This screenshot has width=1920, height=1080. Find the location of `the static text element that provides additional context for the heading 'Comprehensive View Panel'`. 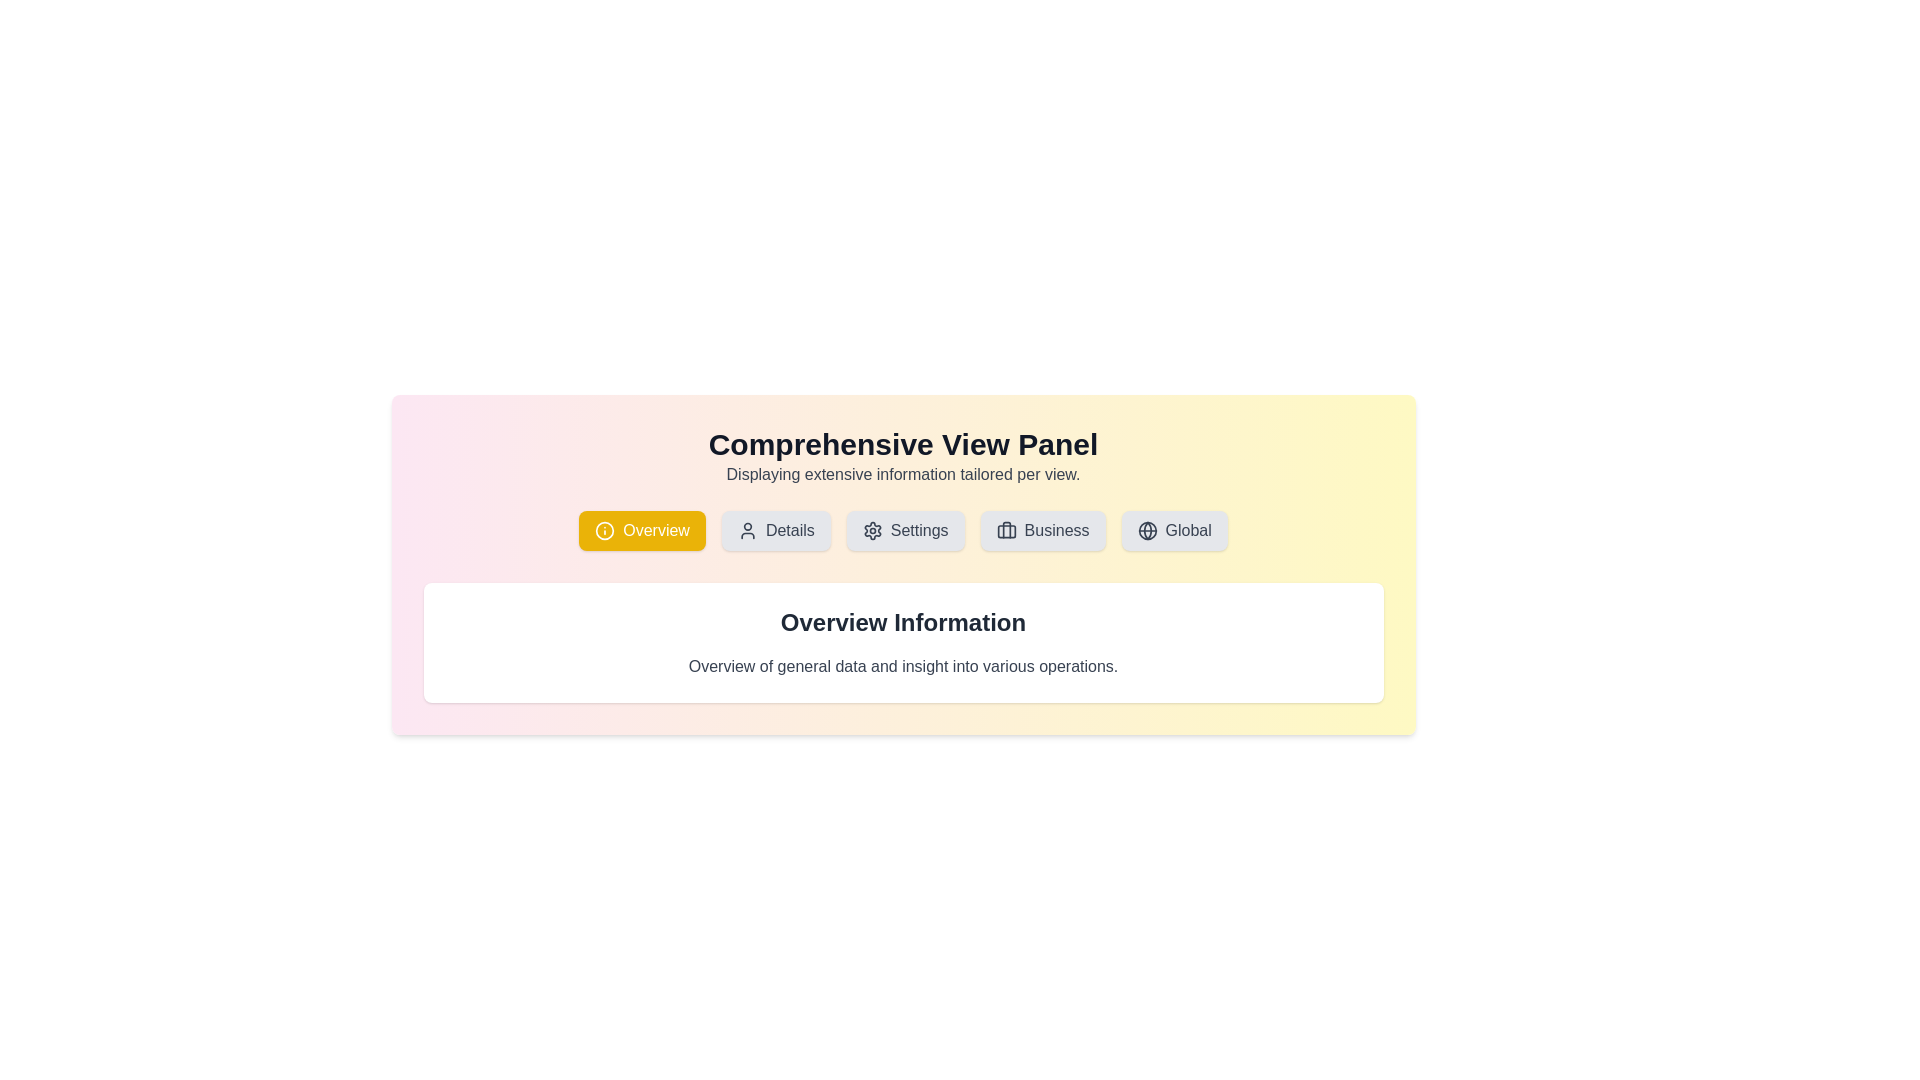

the static text element that provides additional context for the heading 'Comprehensive View Panel' is located at coordinates (902, 474).